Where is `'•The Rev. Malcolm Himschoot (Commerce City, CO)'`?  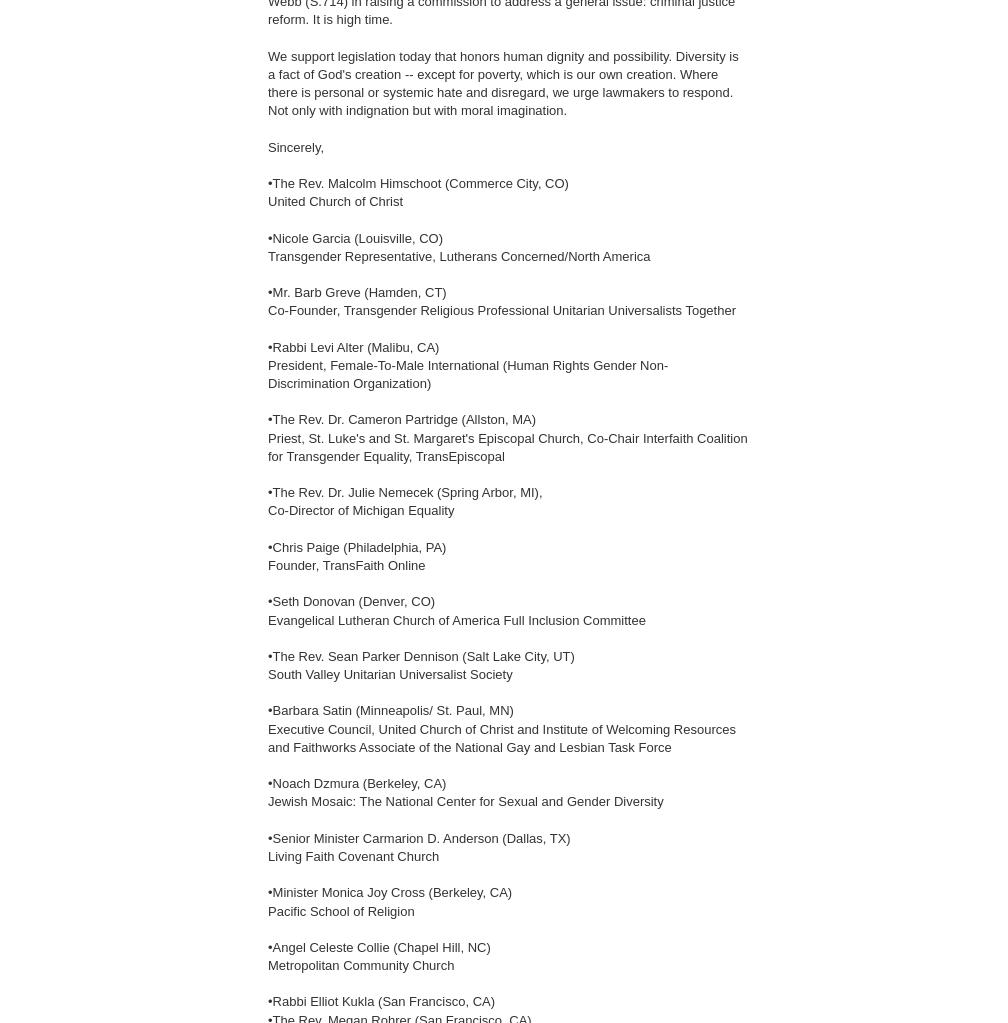 '•The Rev. Malcolm Himschoot (Commerce City, CO)' is located at coordinates (418, 183).